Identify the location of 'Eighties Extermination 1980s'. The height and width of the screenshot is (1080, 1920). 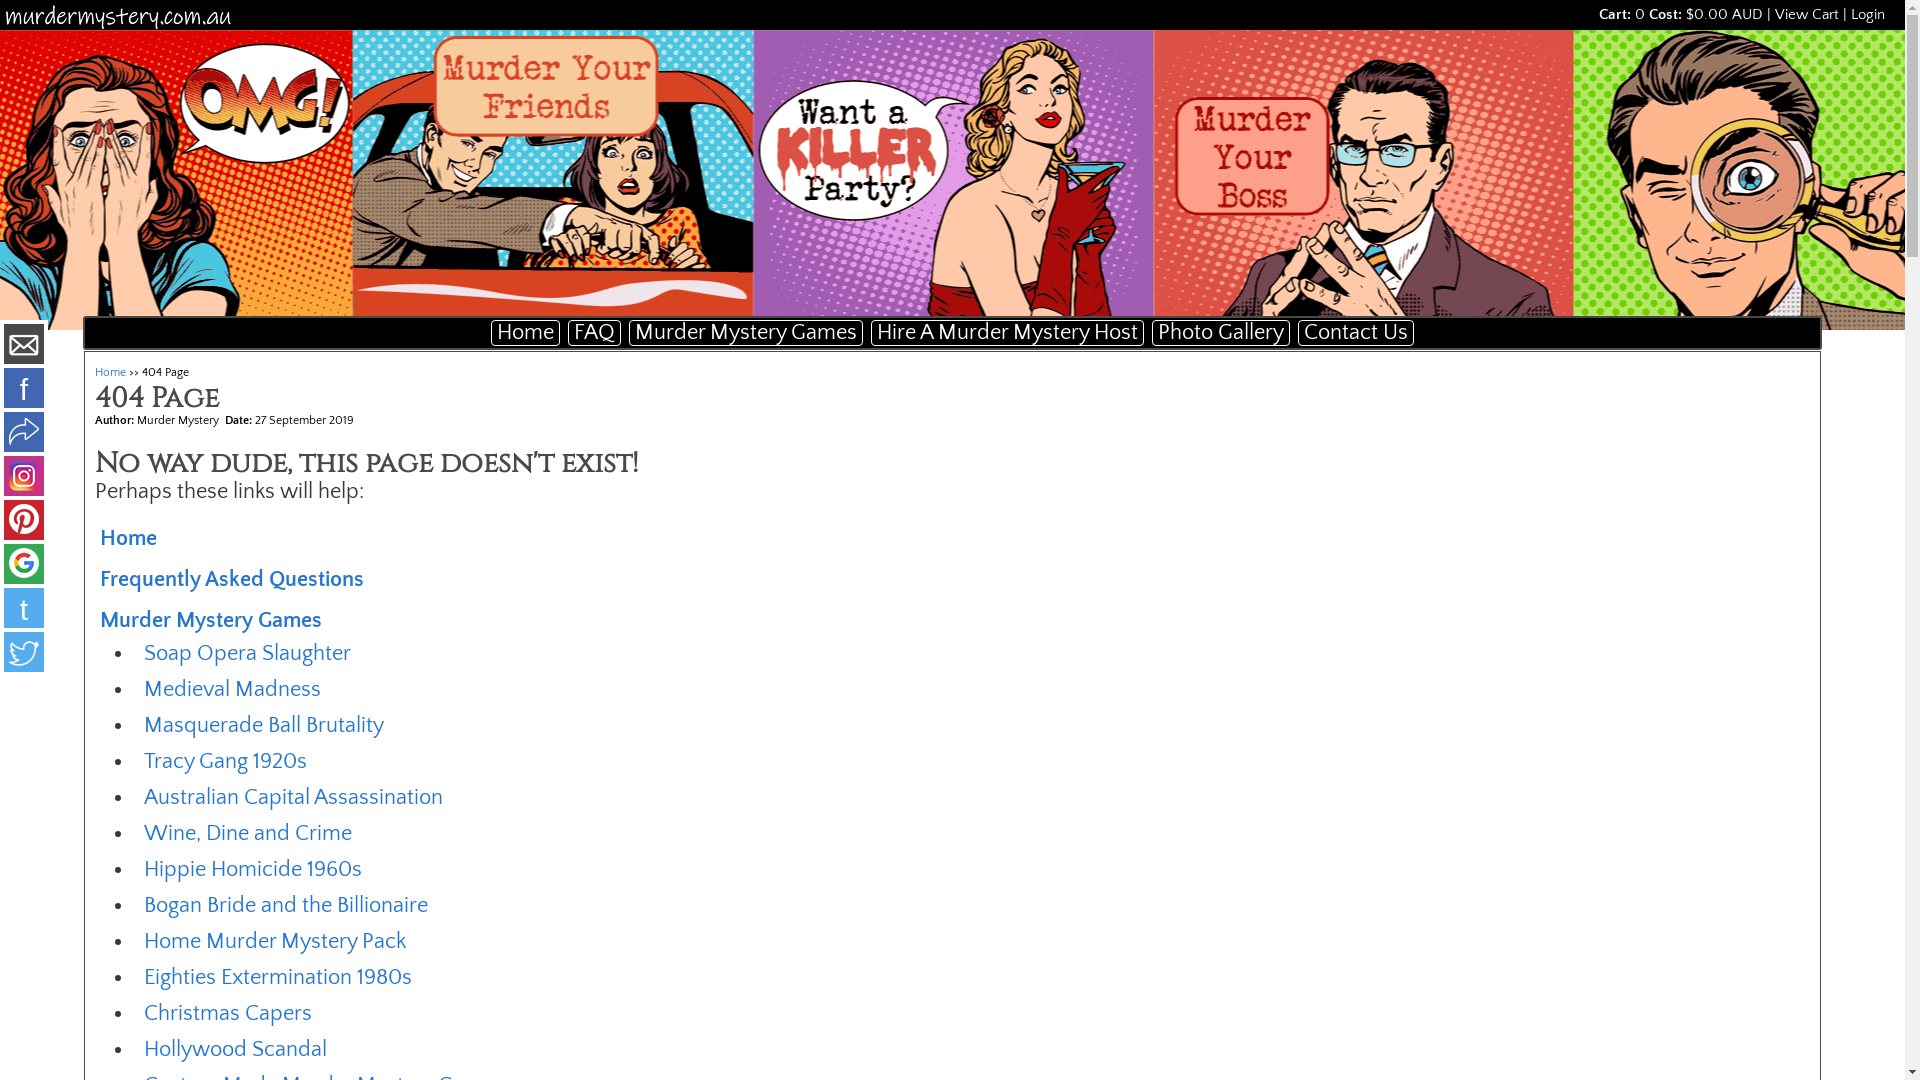
(277, 976).